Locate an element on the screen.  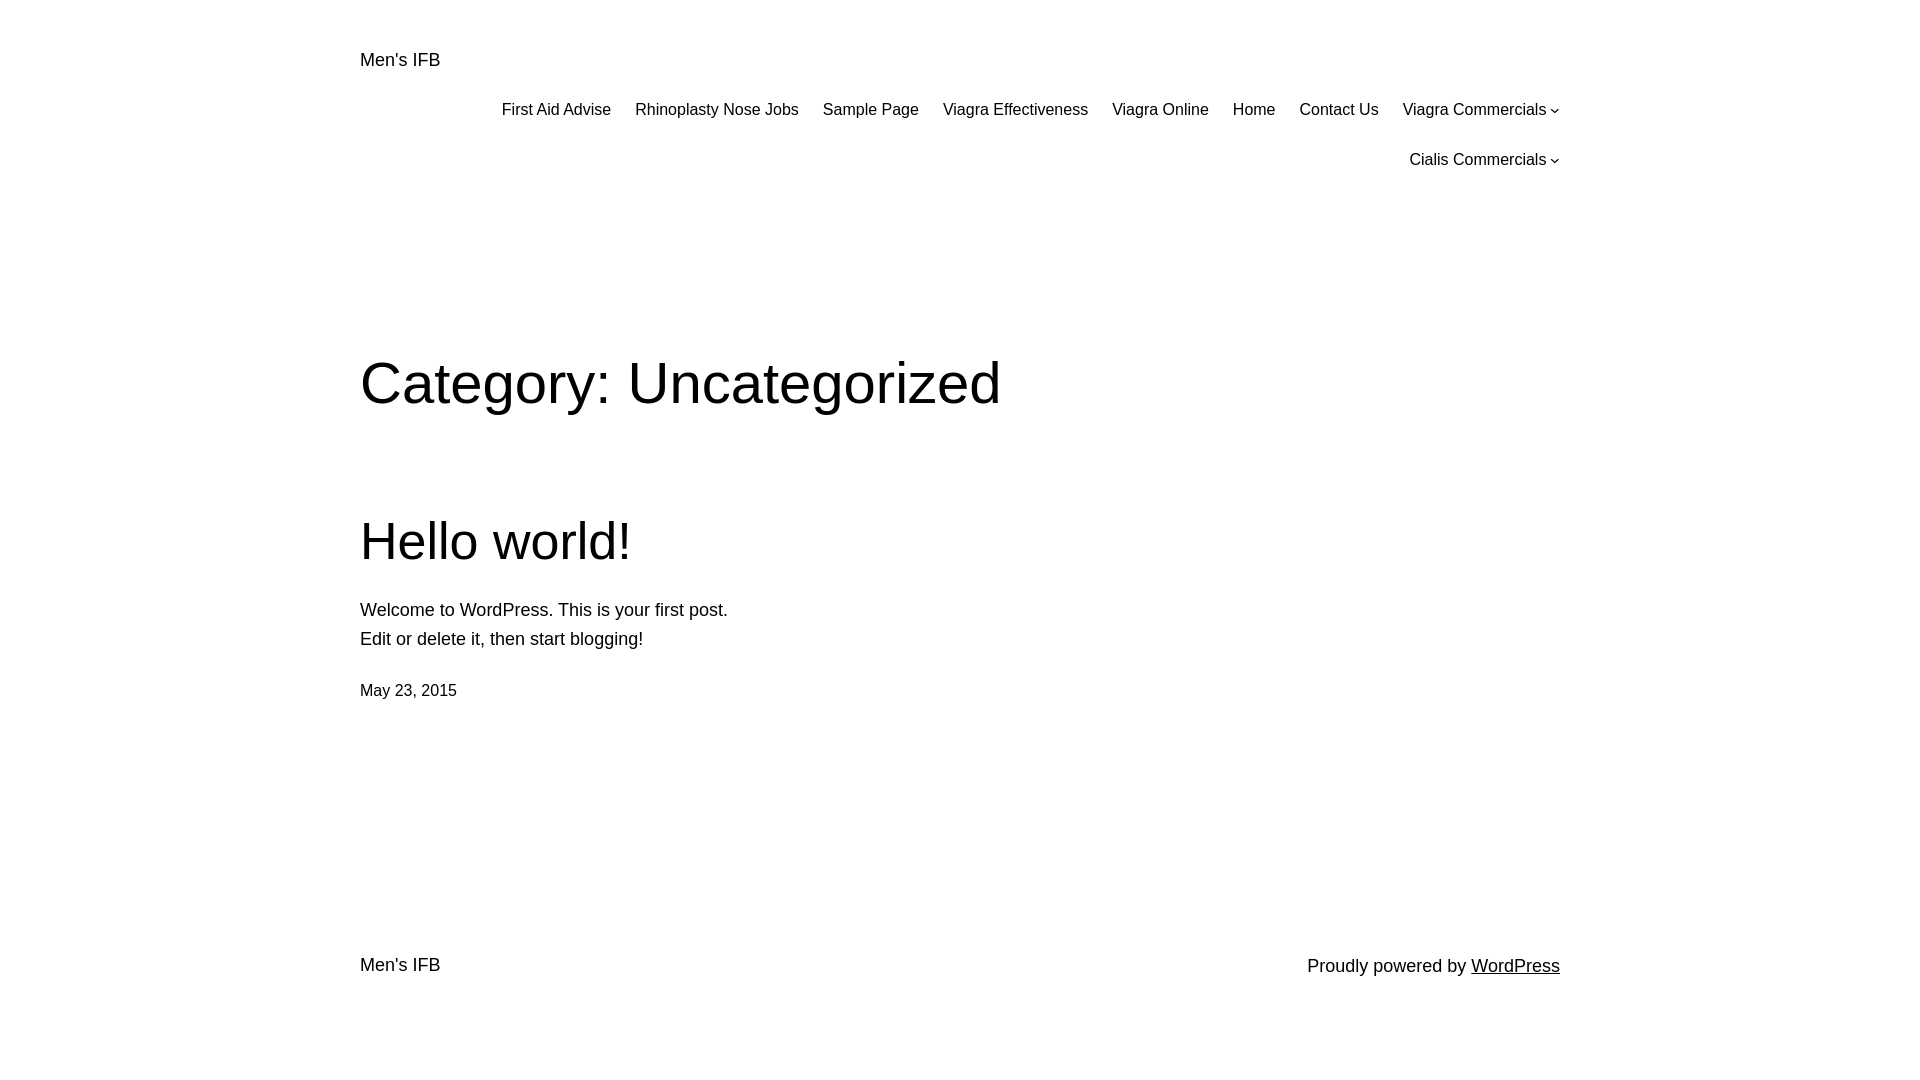
'Contact Us' is located at coordinates (1339, 110).